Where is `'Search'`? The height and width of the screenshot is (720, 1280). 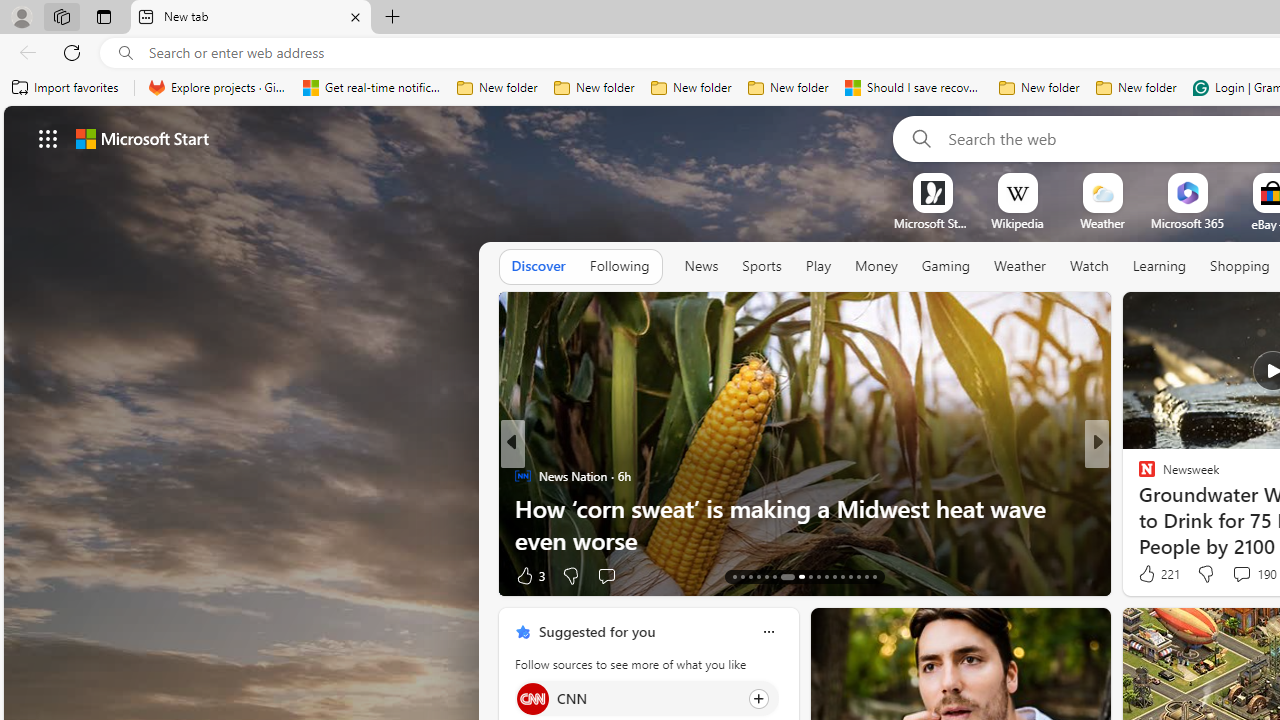 'Search' is located at coordinates (916, 137).